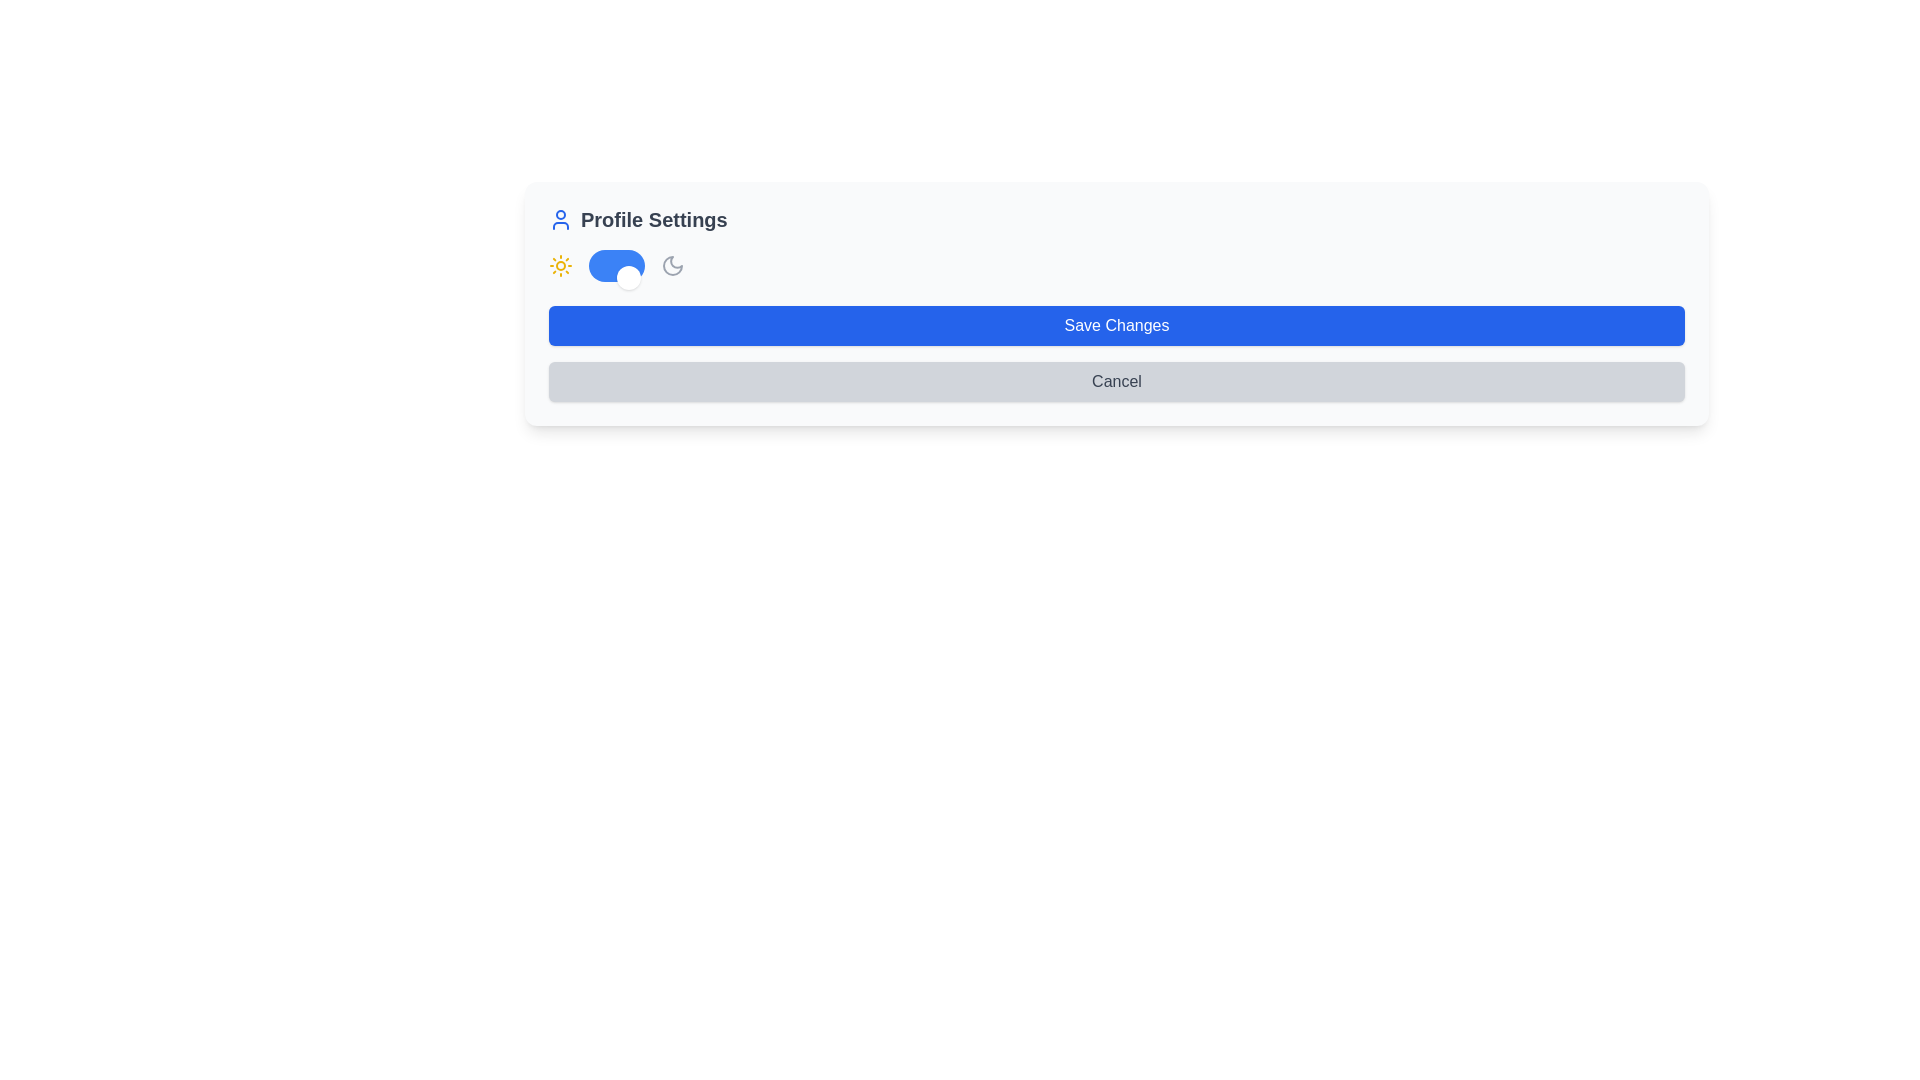  What do you see at coordinates (654, 219) in the screenshot?
I see `text label indicating profile settings located to the right of the user profile icon at the top-left of the interface` at bounding box center [654, 219].